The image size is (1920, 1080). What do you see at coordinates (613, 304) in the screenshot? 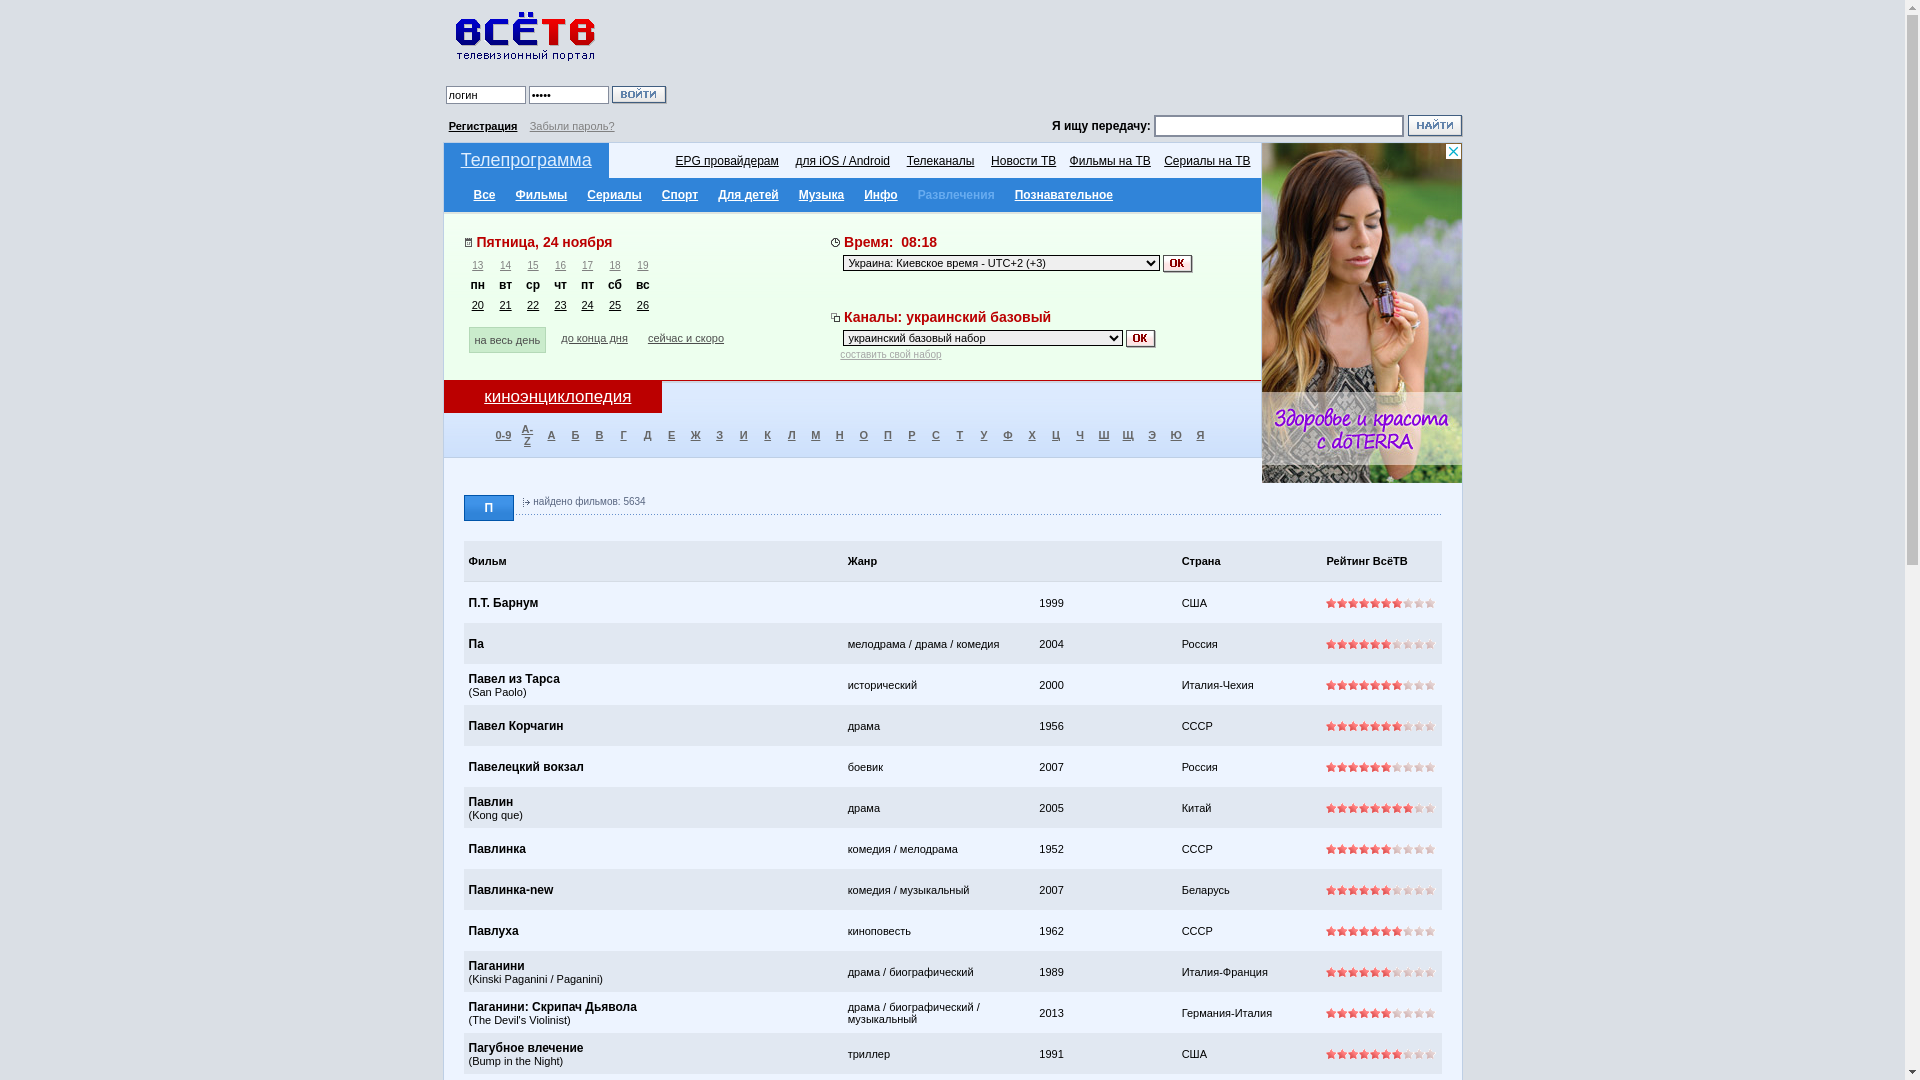
I see `'25'` at bounding box center [613, 304].